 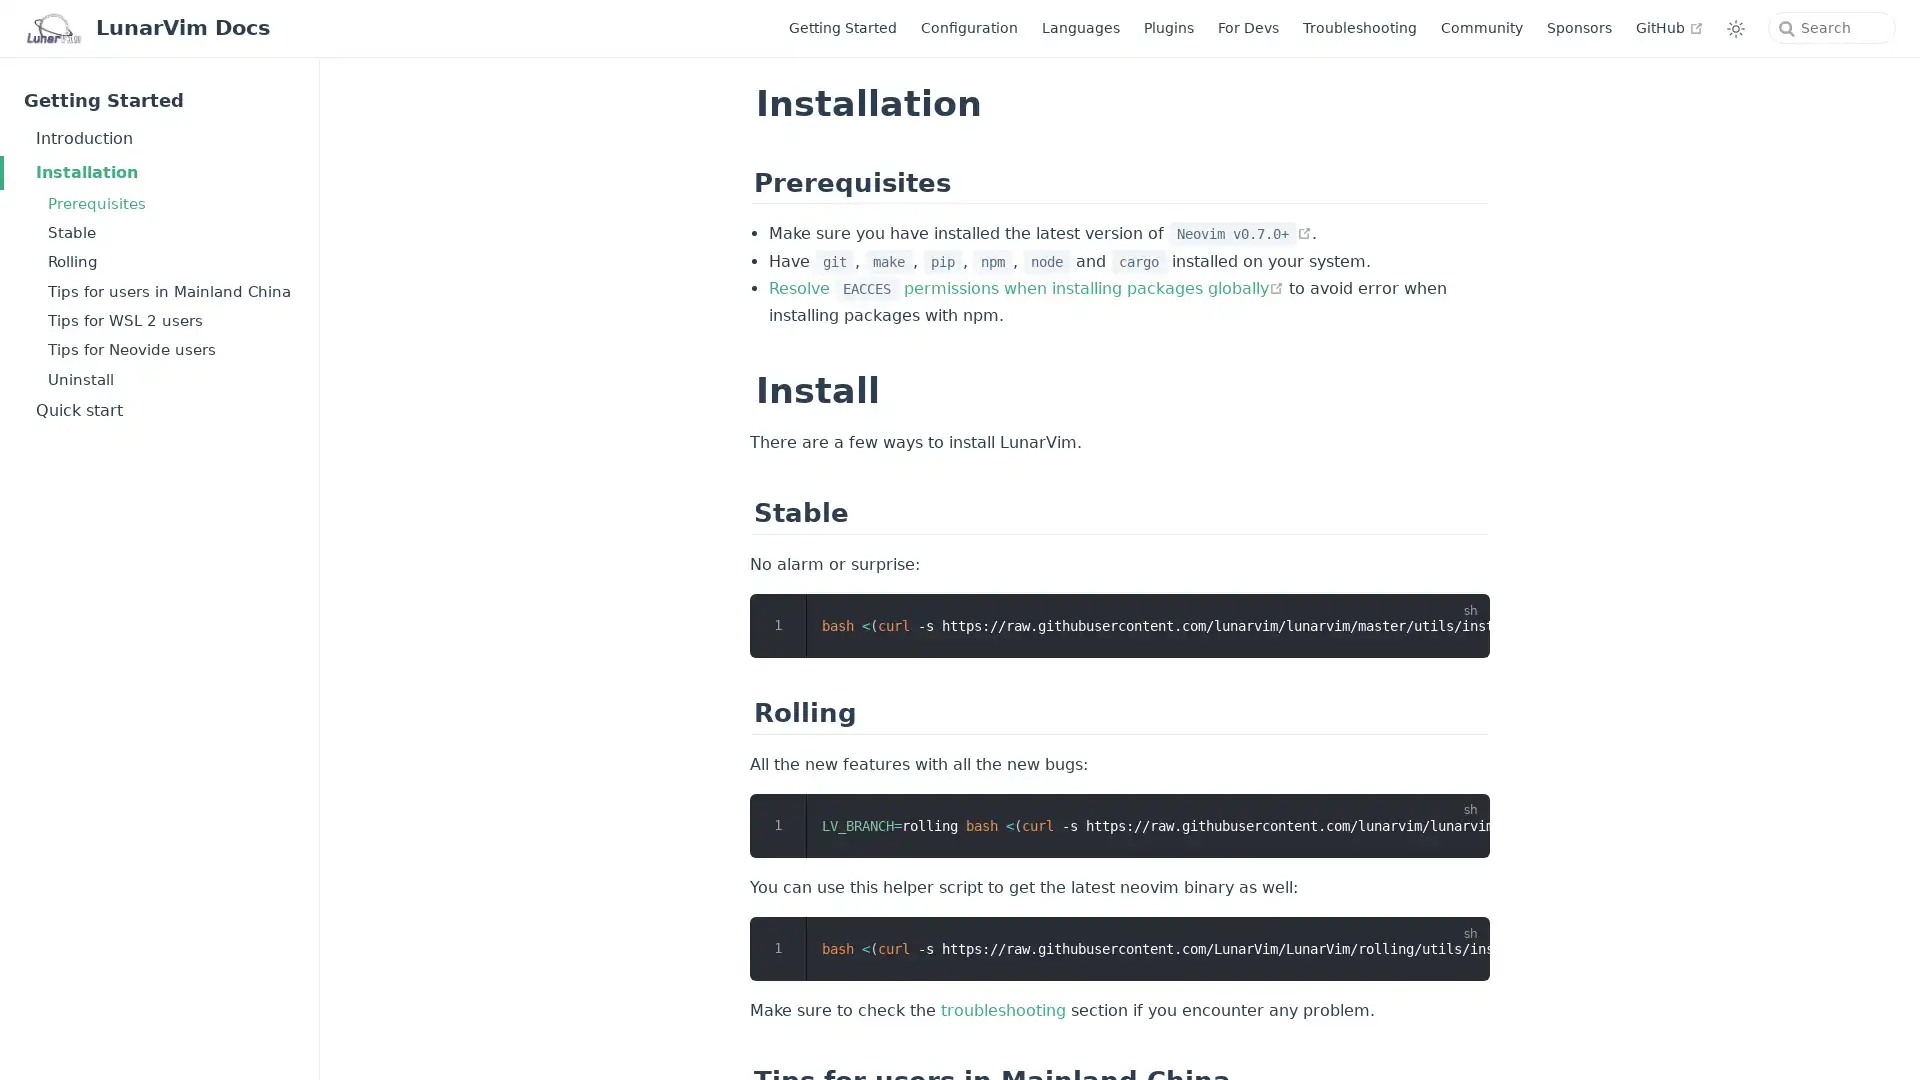 I want to click on toggle dark mode, so click(x=1735, y=27).